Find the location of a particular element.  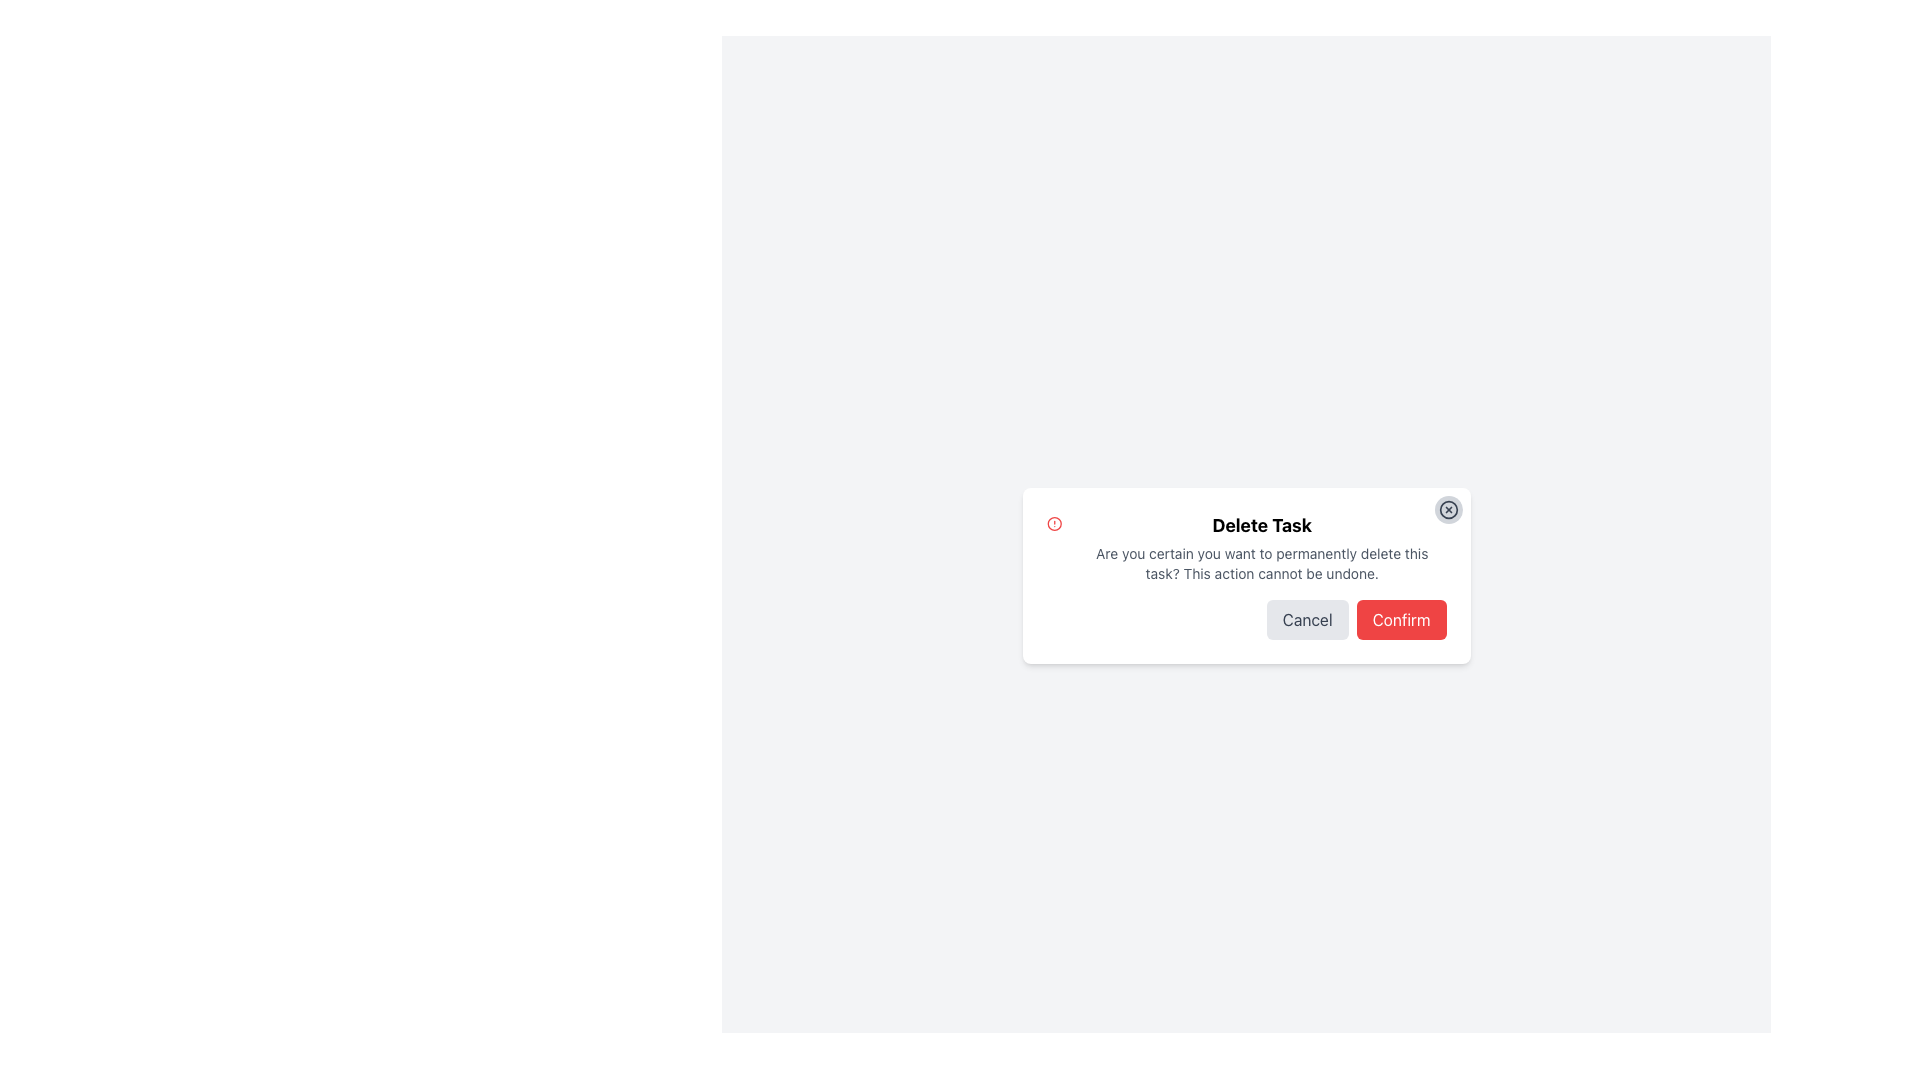

the 'Delete Task' heading in the confirmation dialog, which is styled in bold, large font and located at the top of the dialog box is located at coordinates (1261, 524).